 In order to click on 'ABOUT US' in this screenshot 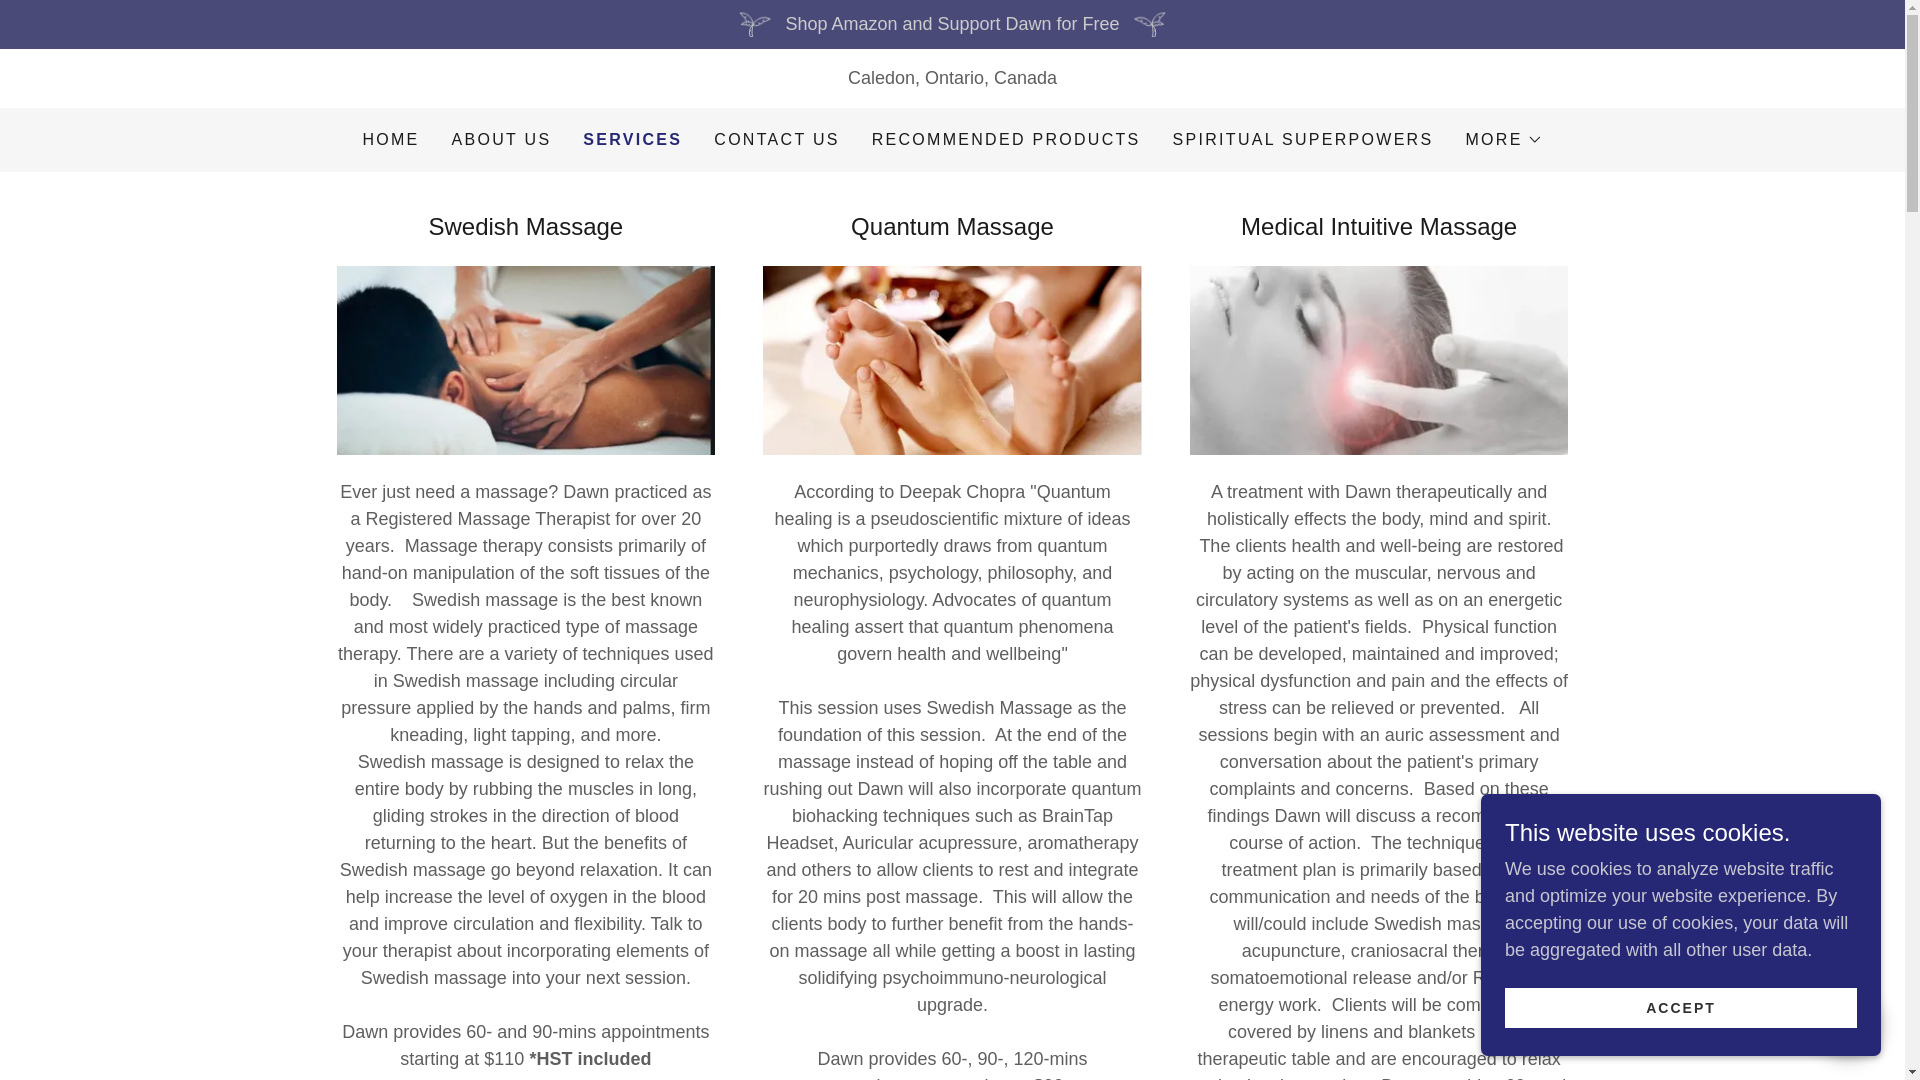, I will do `click(445, 138)`.